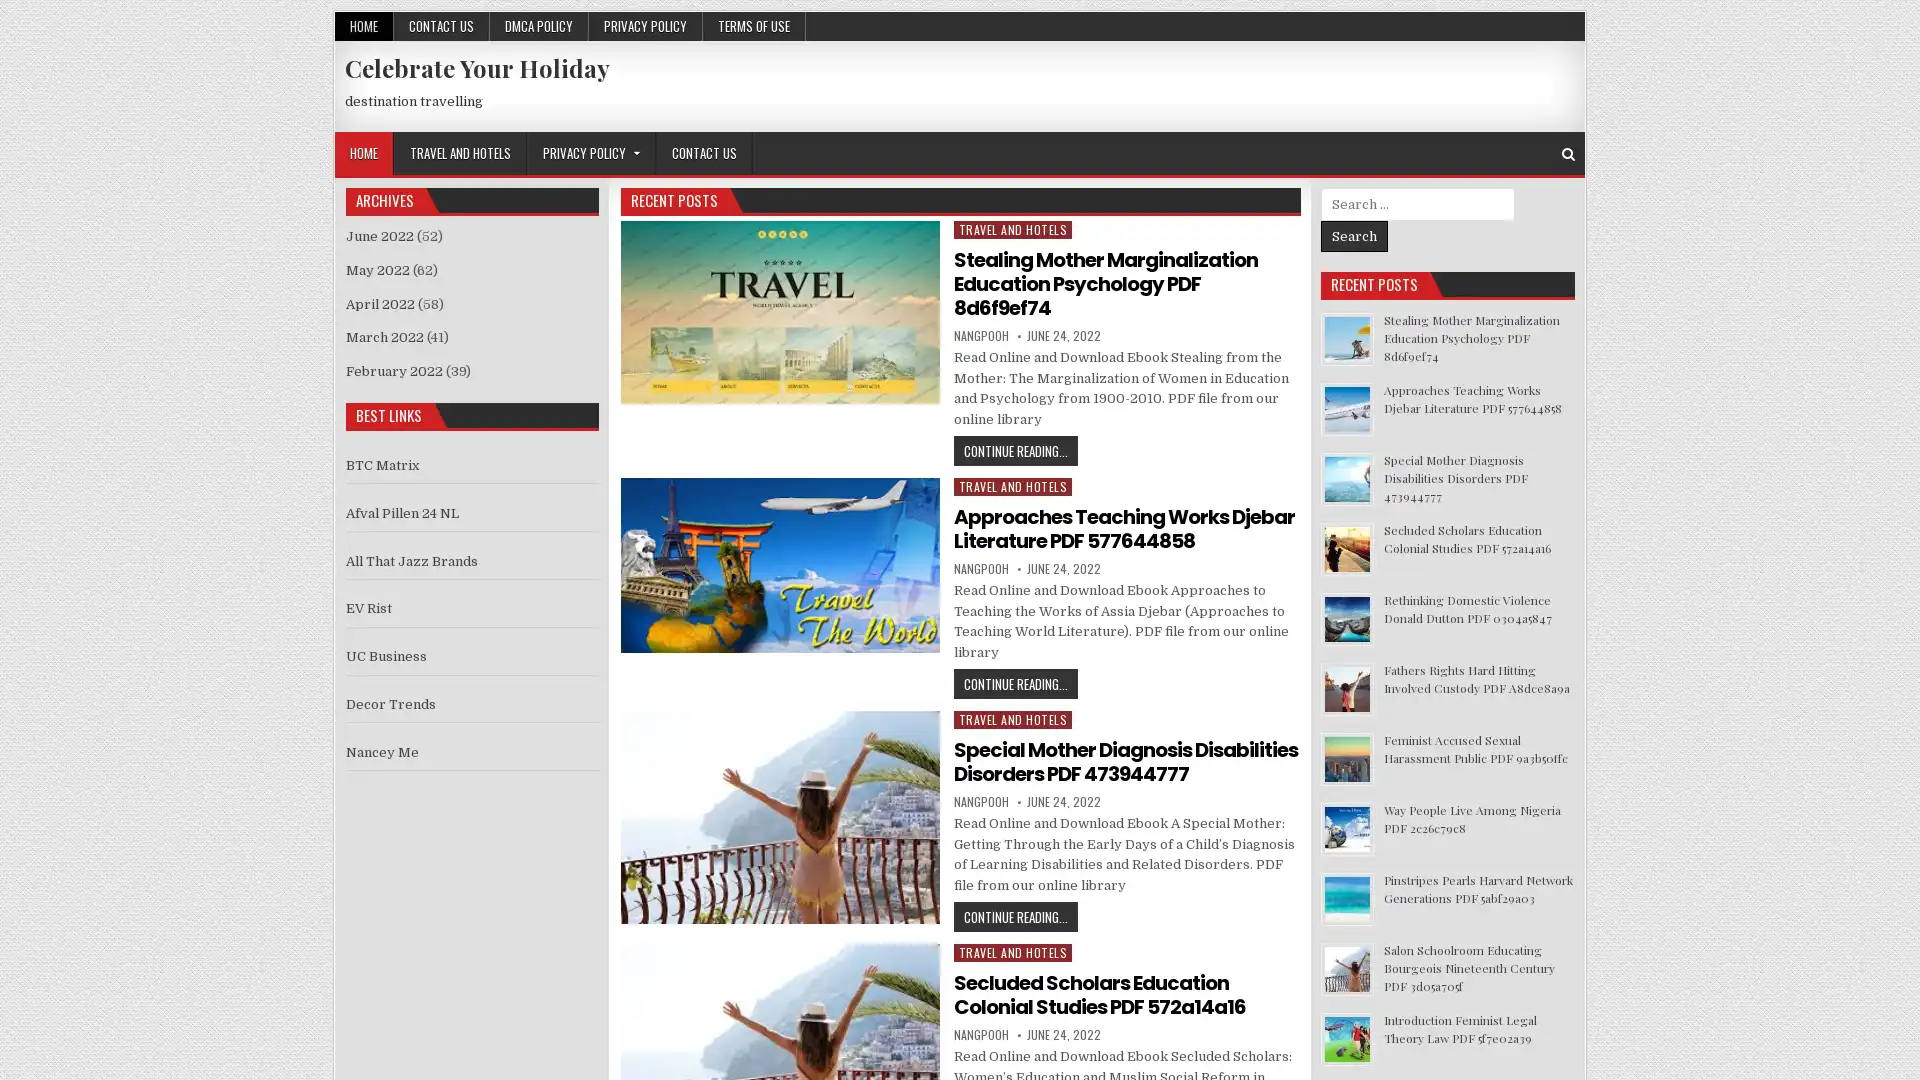 This screenshot has height=1080, width=1920. I want to click on Search, so click(1354, 235).